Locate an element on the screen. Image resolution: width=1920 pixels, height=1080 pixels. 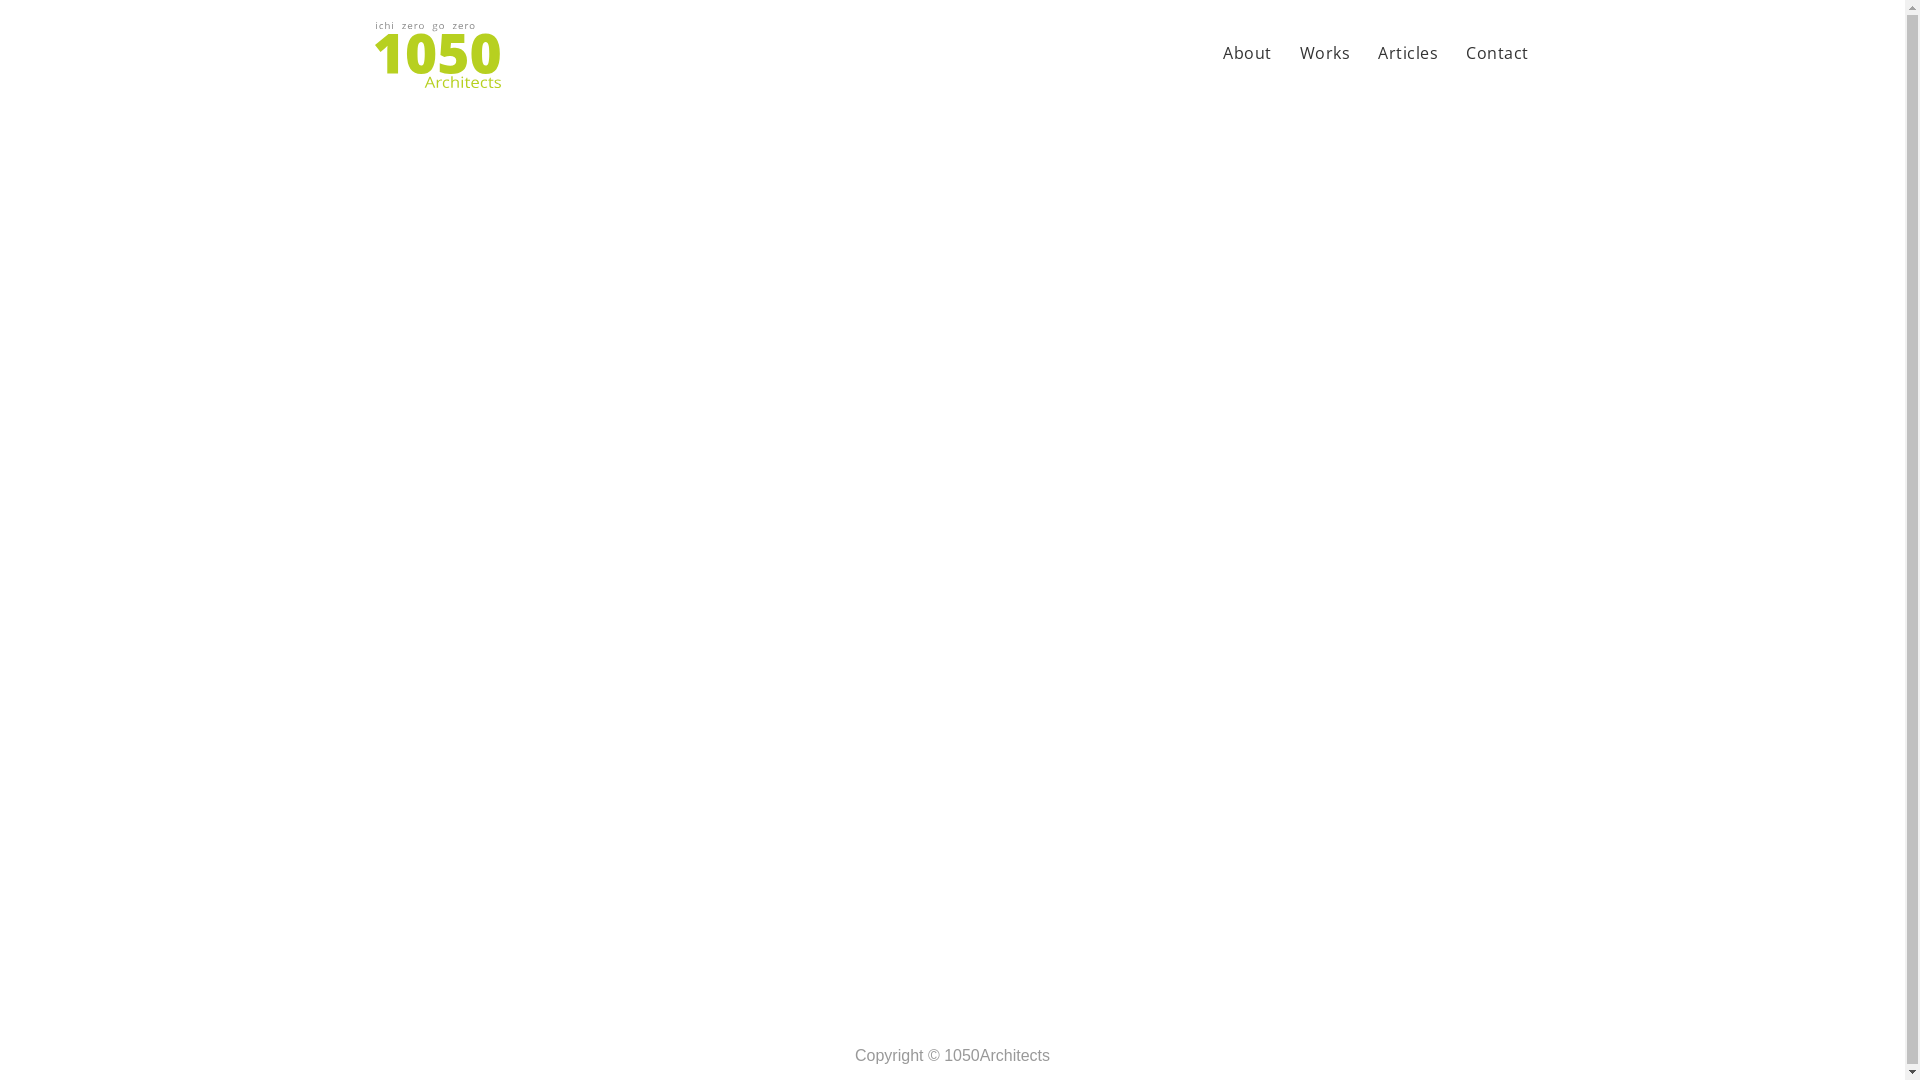
'Contact' is located at coordinates (1497, 54).